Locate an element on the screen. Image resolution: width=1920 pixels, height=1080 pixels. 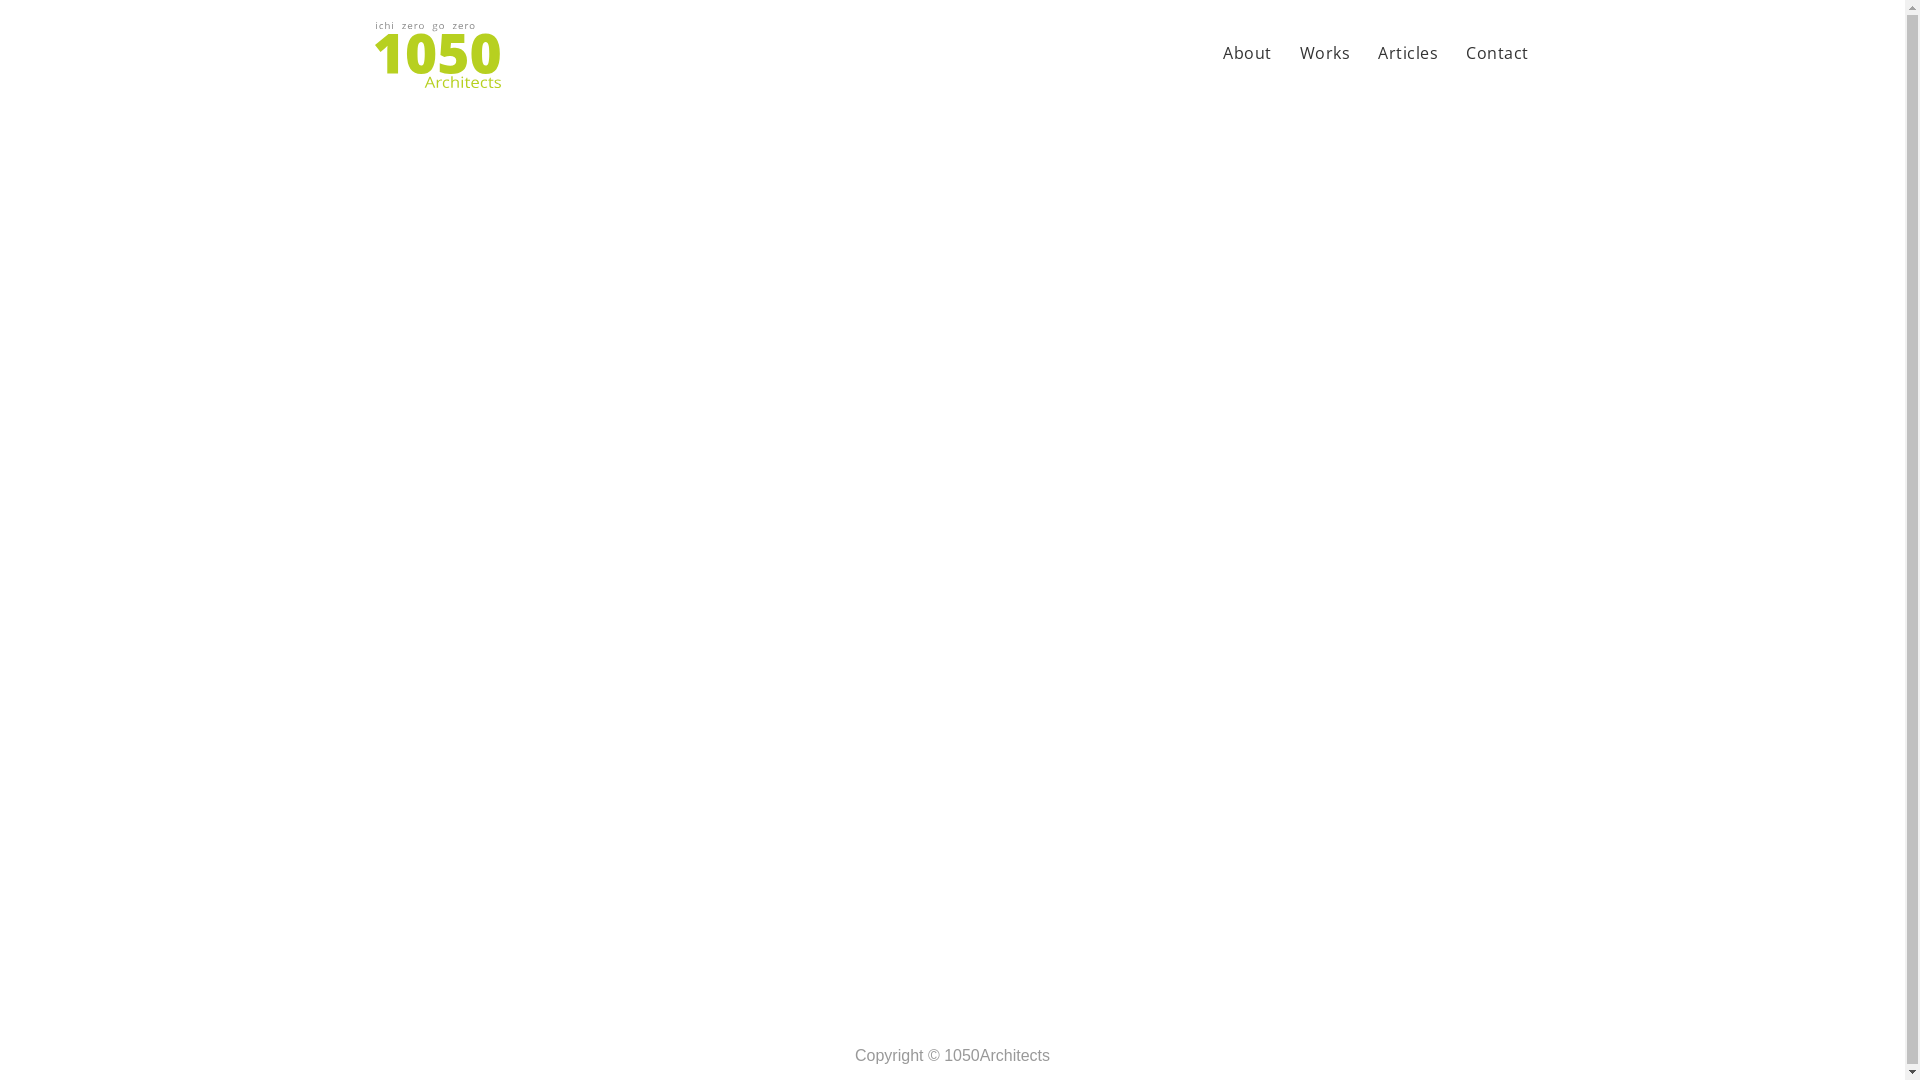
'Contact' is located at coordinates (1497, 54).